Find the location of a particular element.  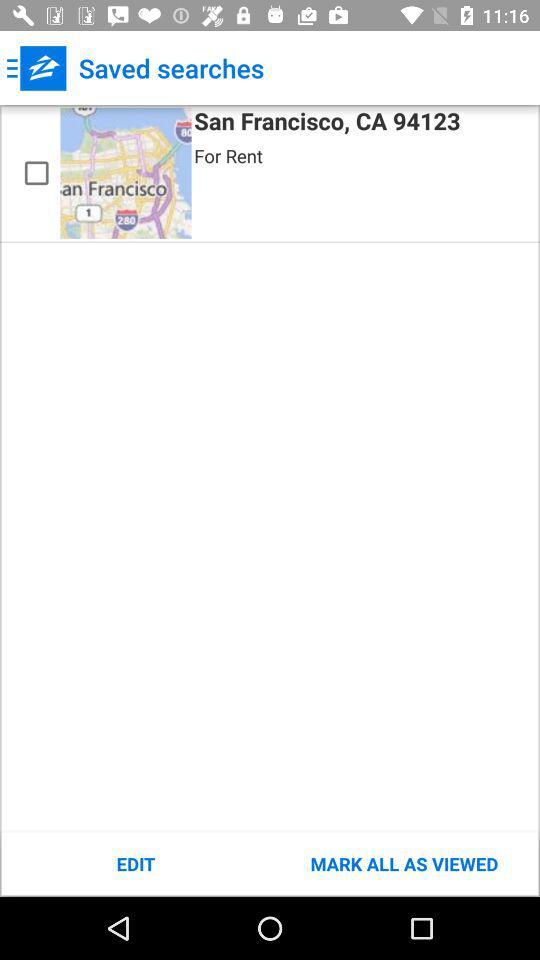

the icon below the san francisco ca is located at coordinates (227, 155).